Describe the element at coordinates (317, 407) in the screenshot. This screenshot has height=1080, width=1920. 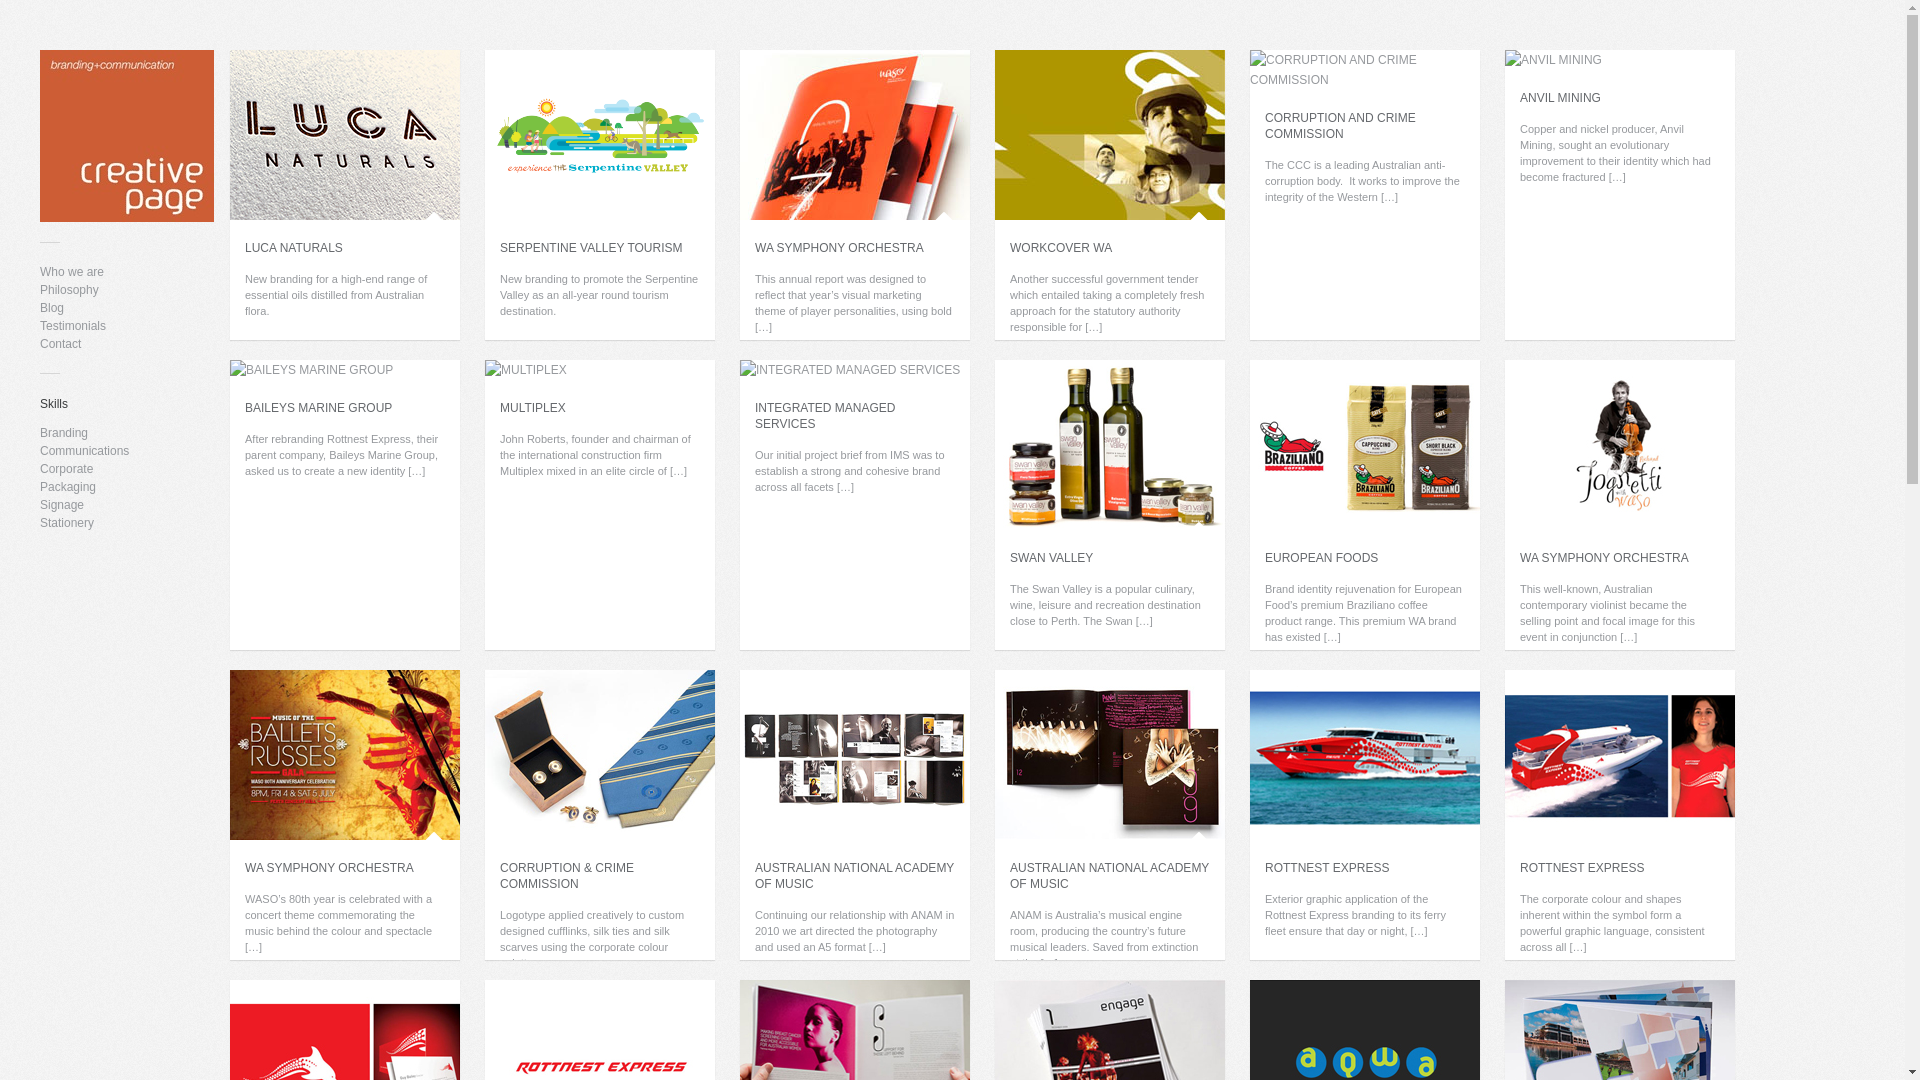
I see `'BAILEYS MARINE GROUP'` at that location.